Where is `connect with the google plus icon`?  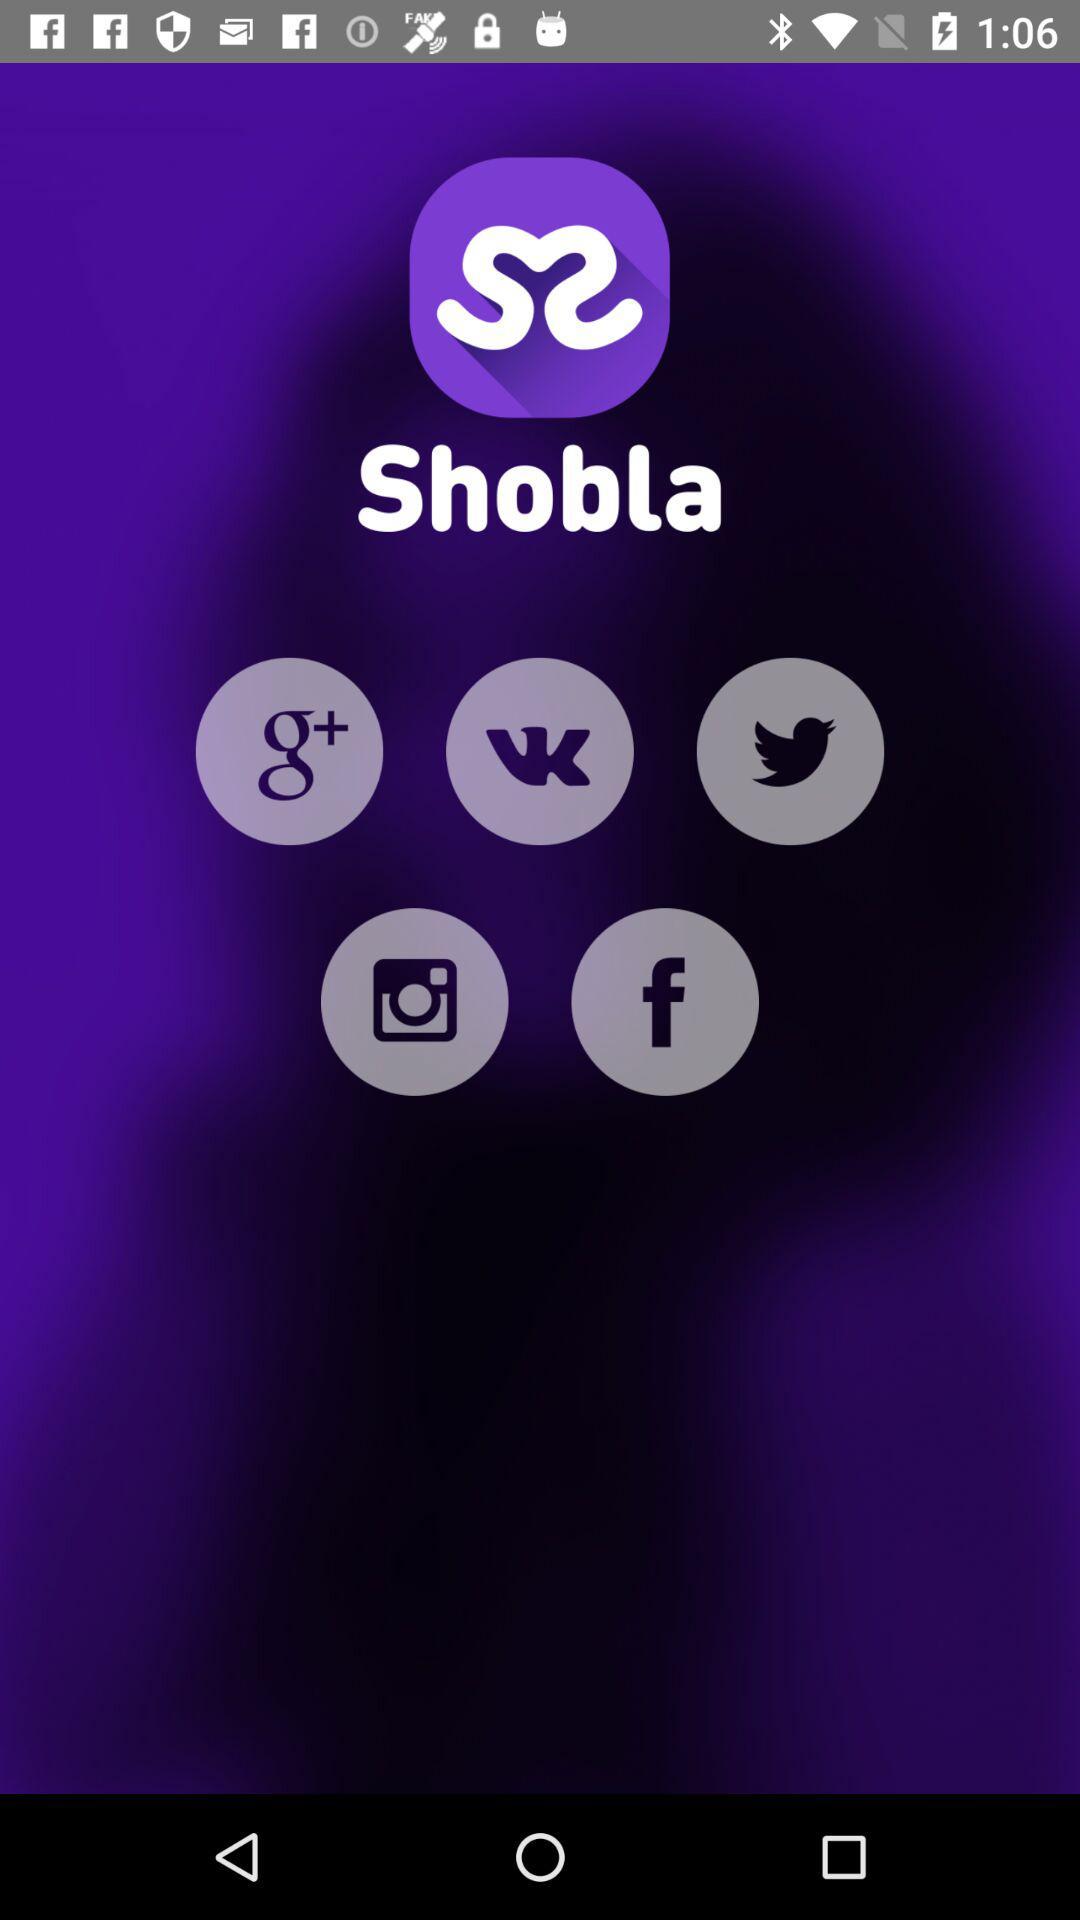 connect with the google plus icon is located at coordinates (289, 750).